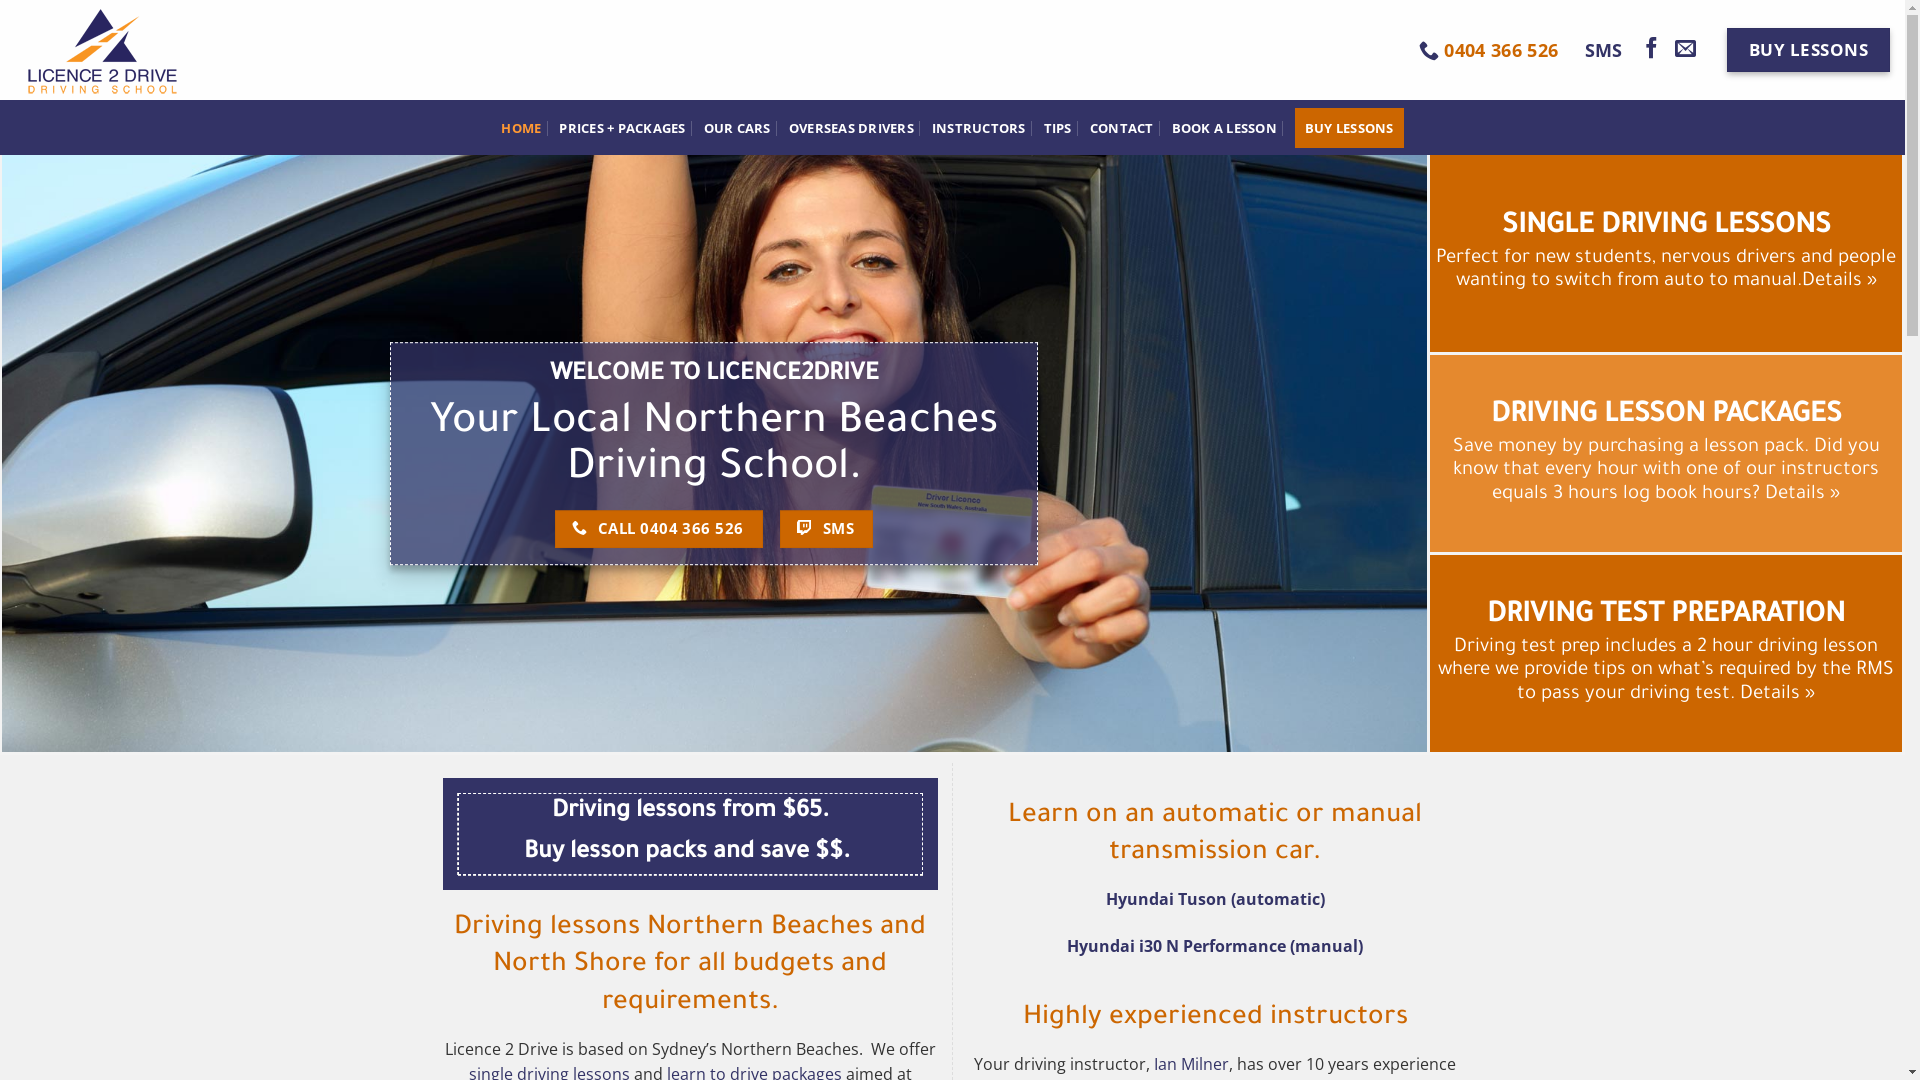 The height and width of the screenshot is (1080, 1920). Describe the element at coordinates (1056, 127) in the screenshot. I see `'TIPS'` at that location.